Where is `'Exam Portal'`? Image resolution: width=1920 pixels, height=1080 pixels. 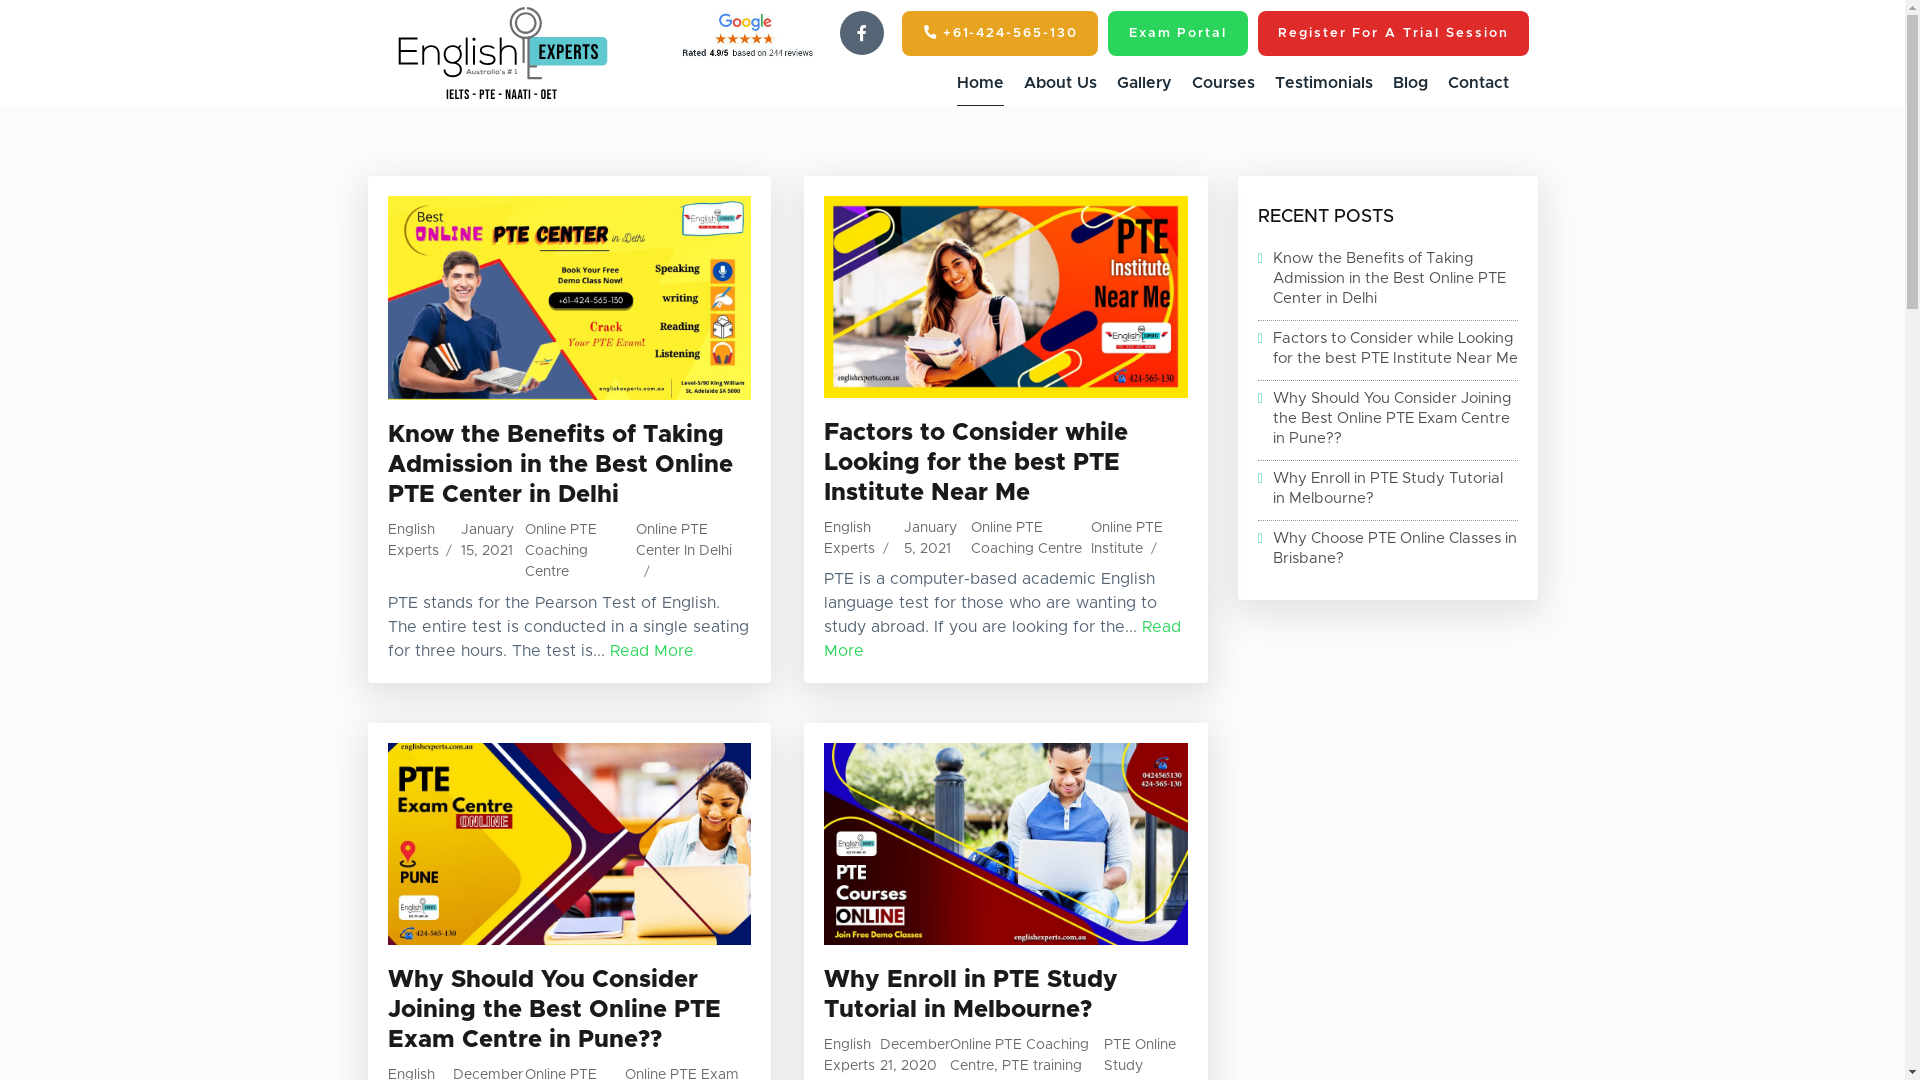
'Exam Portal' is located at coordinates (1107, 33).